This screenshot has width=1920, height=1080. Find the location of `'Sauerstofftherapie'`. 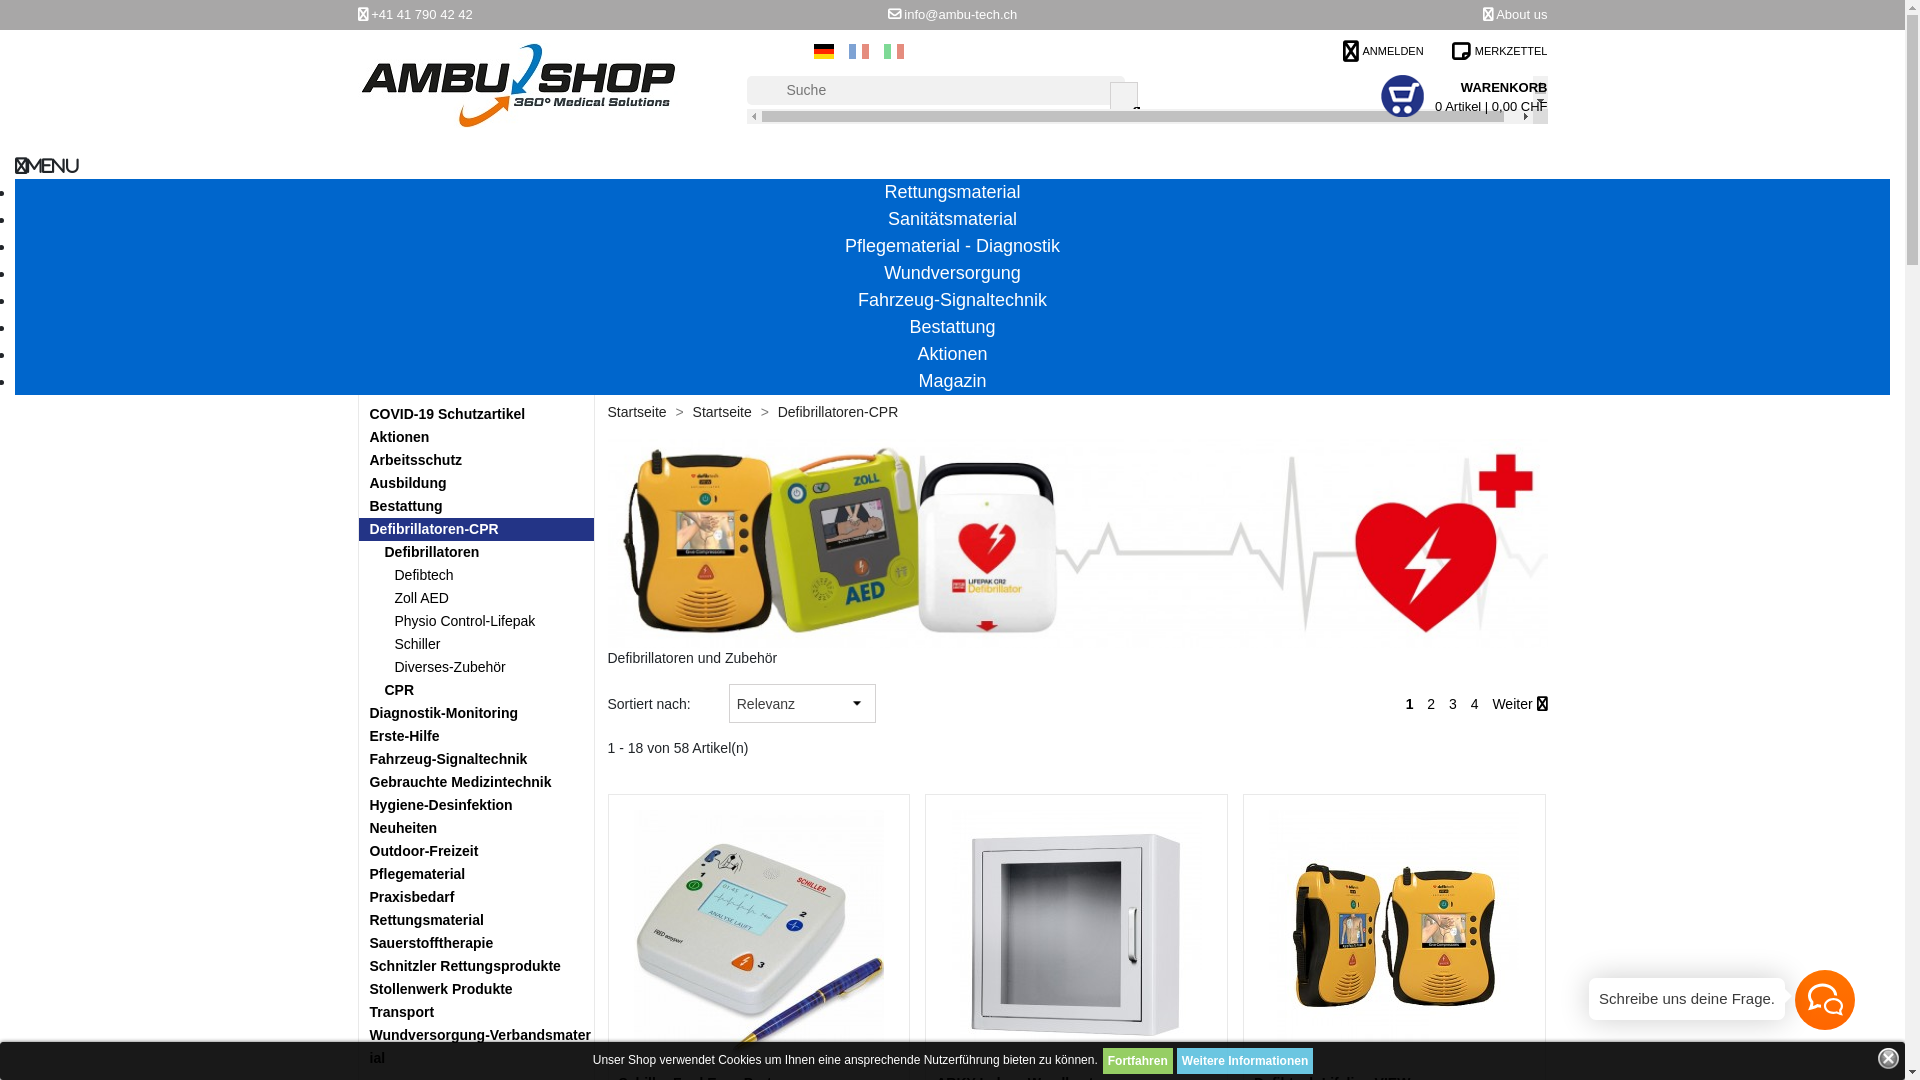

'Sauerstofftherapie' is located at coordinates (474, 943).